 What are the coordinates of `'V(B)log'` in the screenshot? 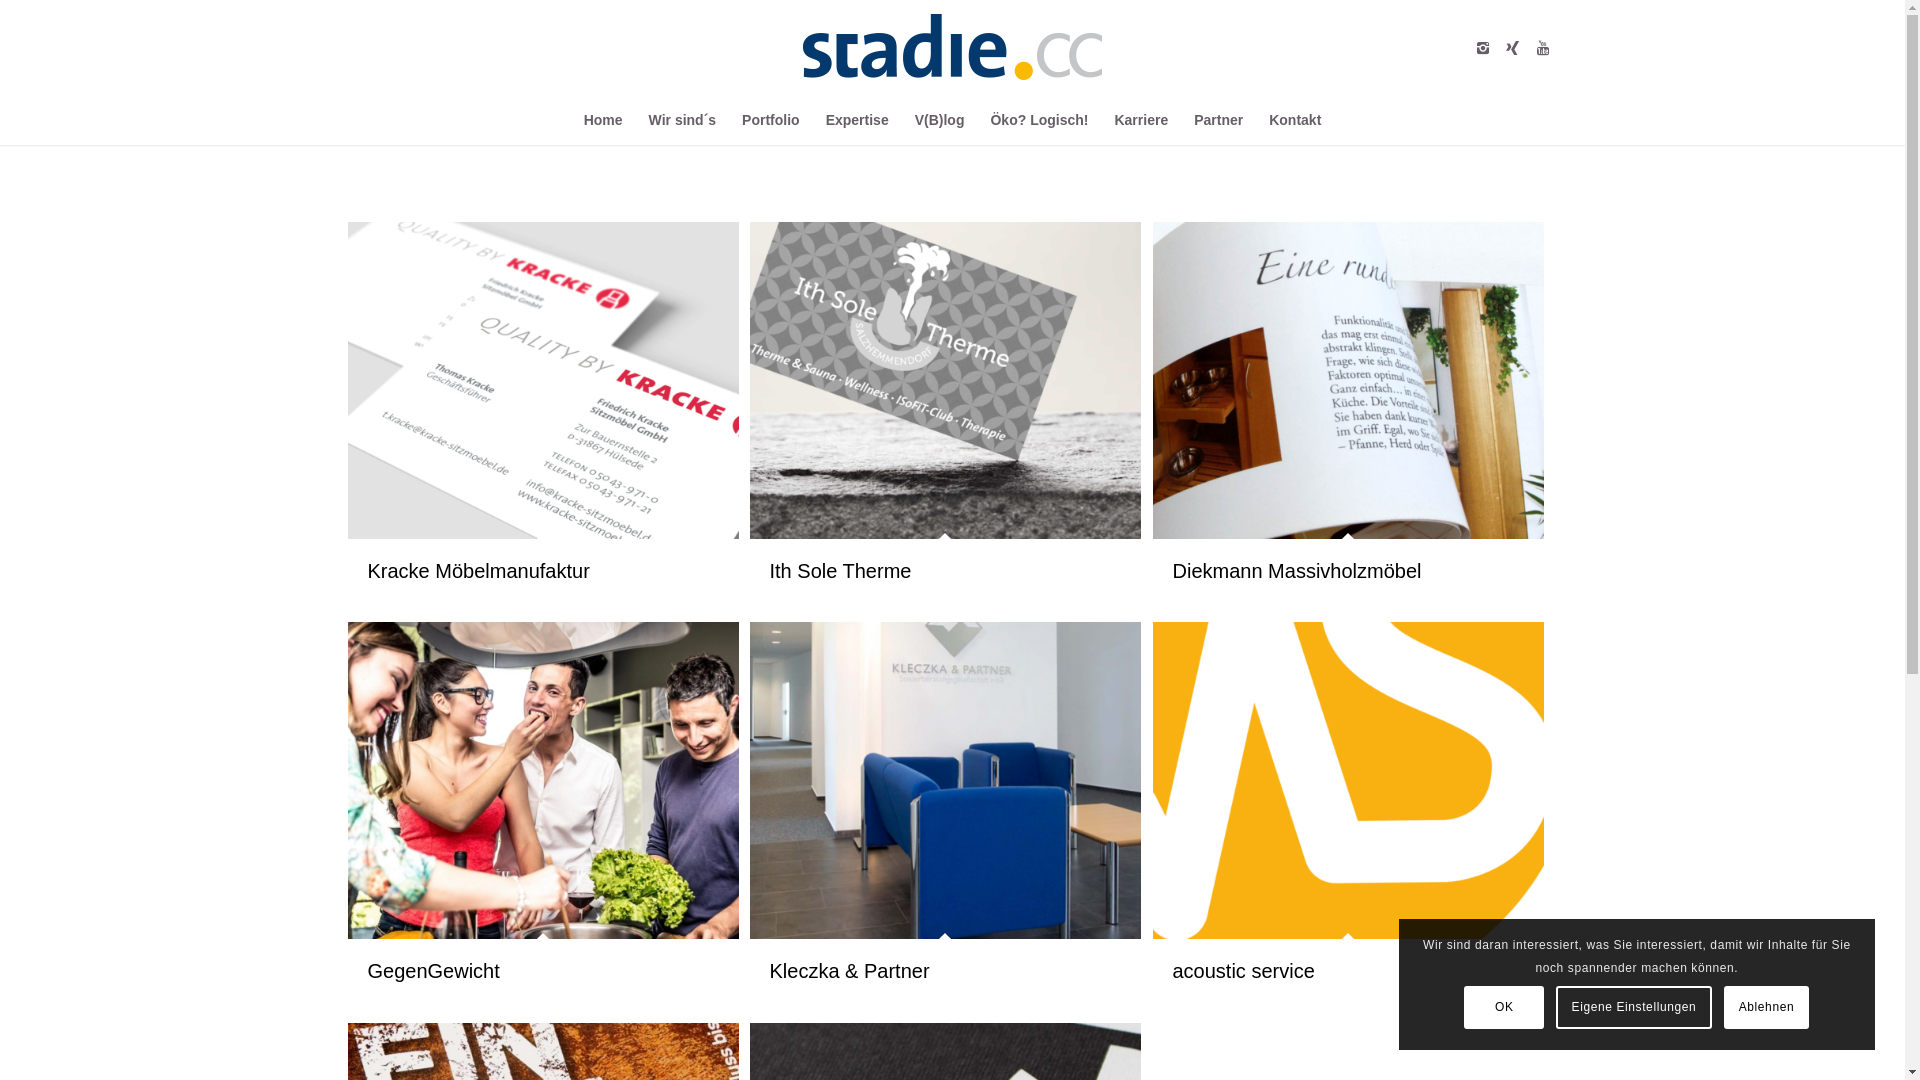 It's located at (901, 119).